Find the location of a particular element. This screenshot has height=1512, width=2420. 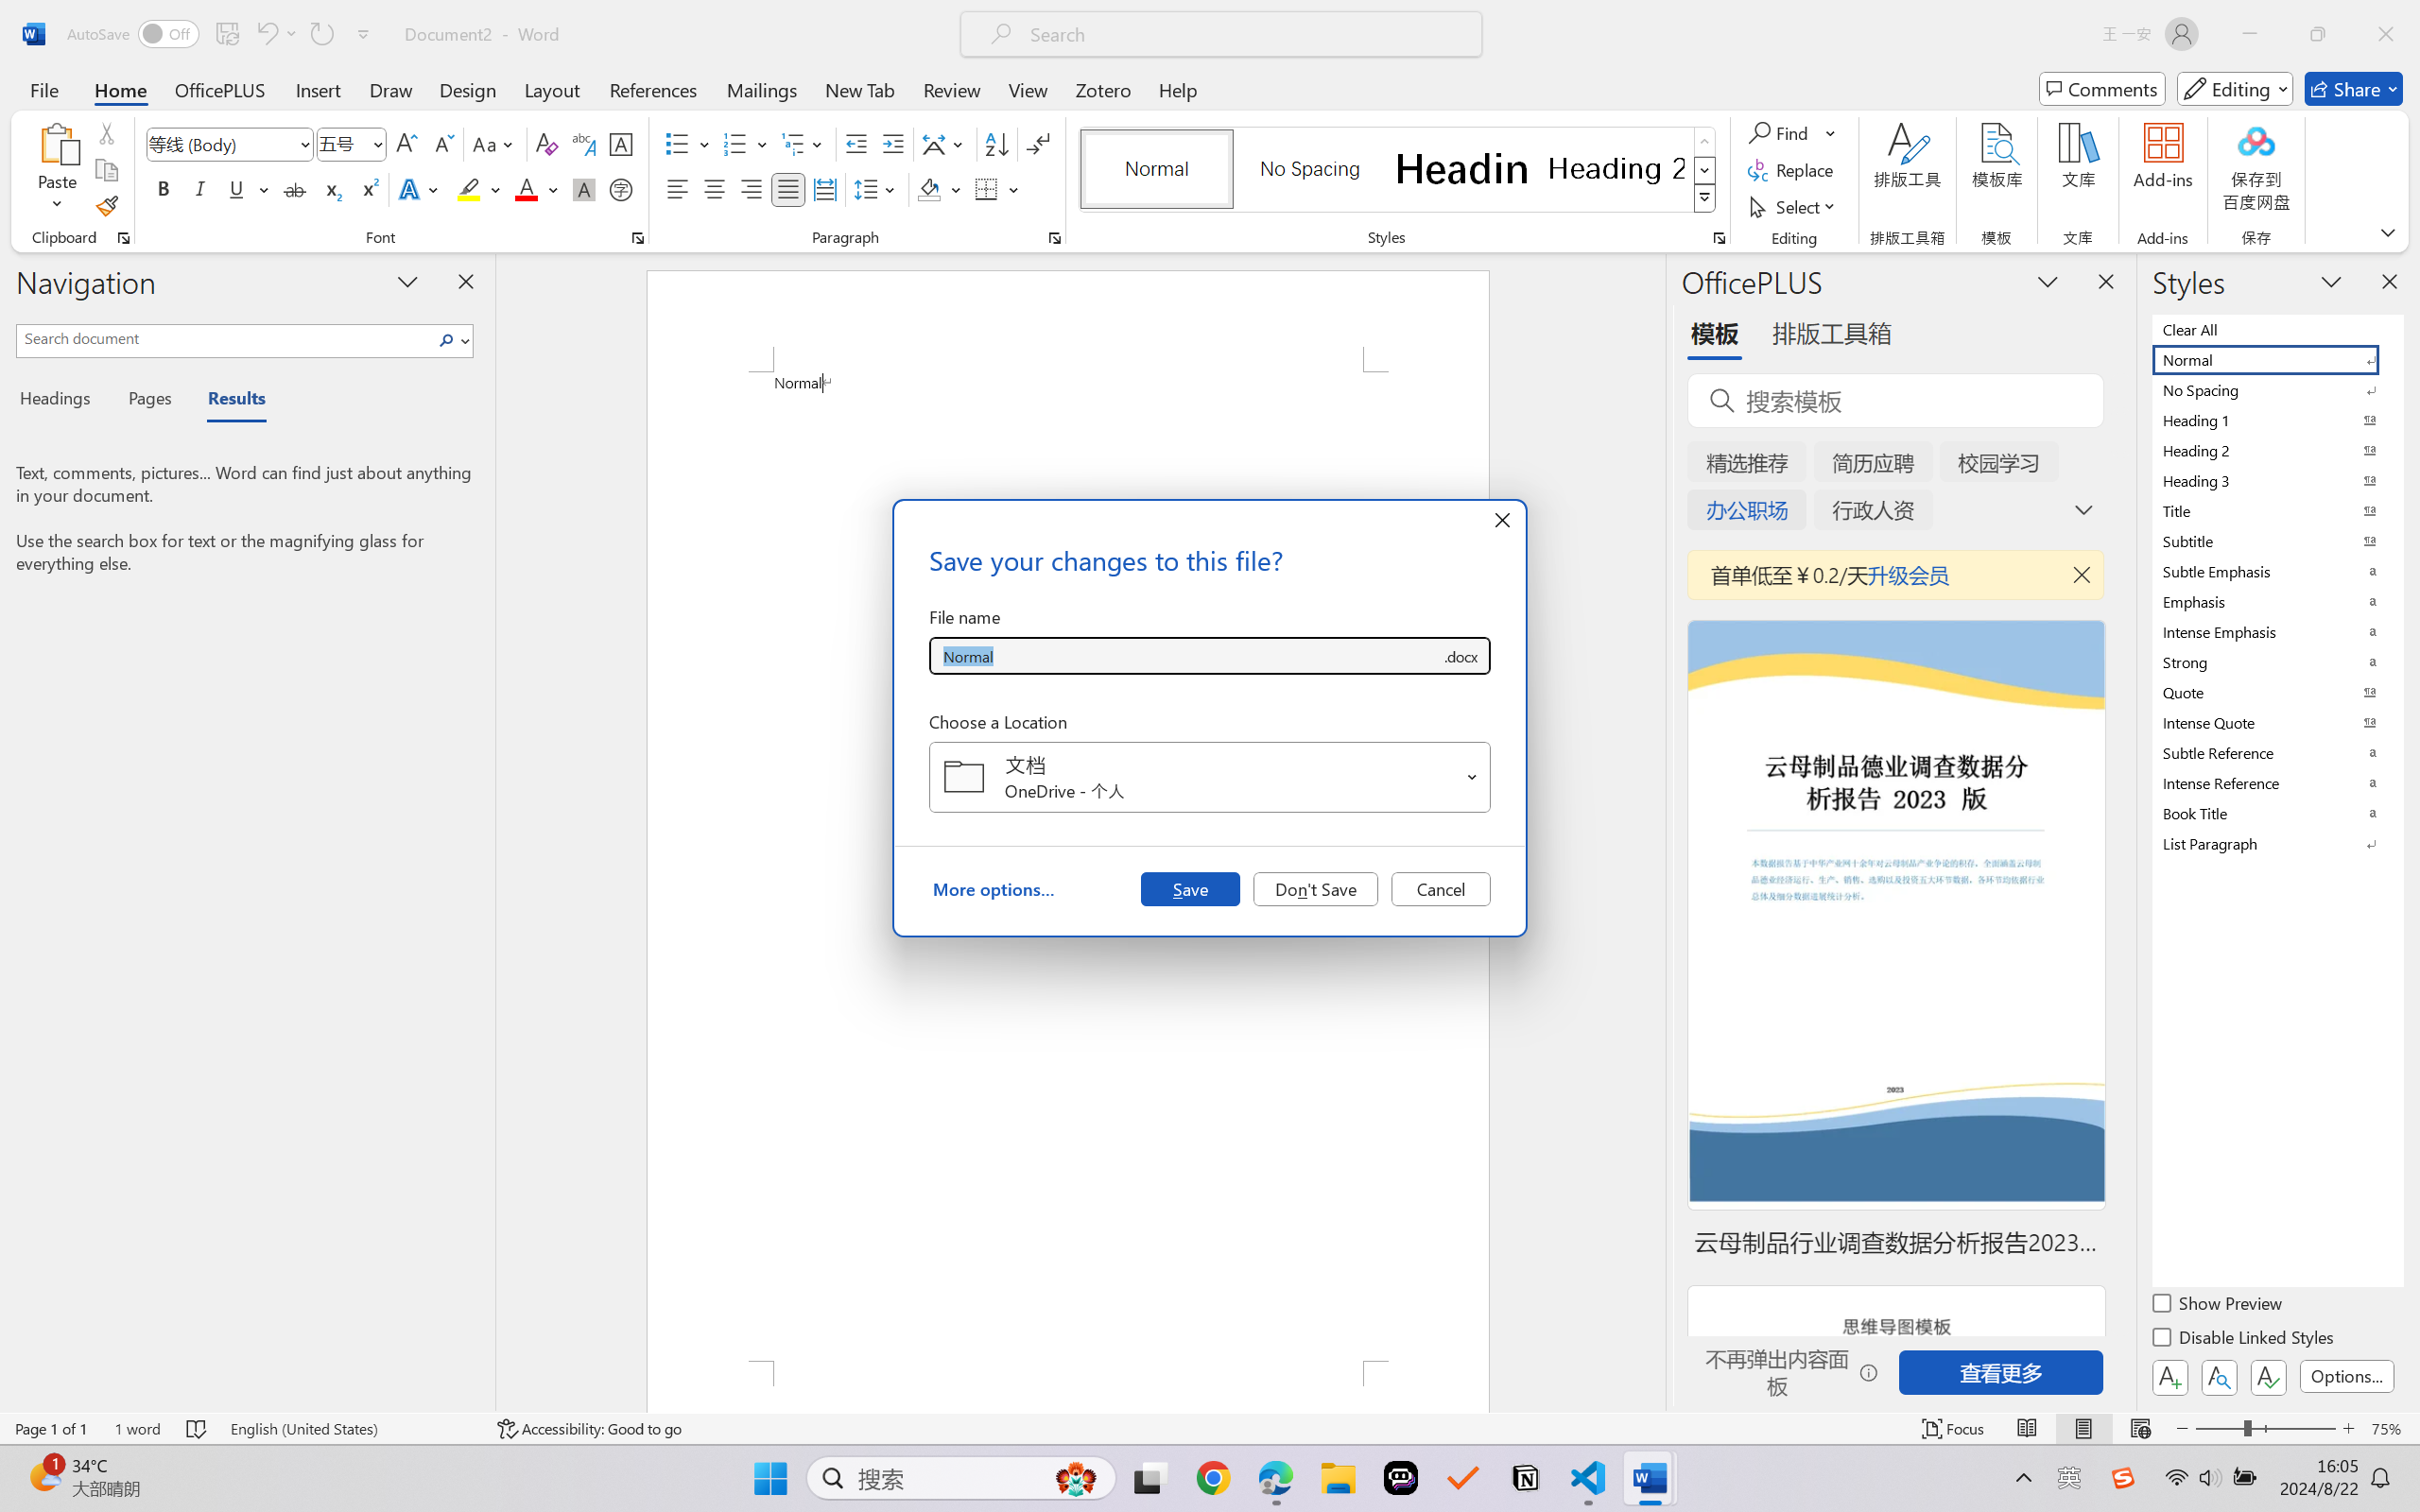

'Zoom In' is located at coordinates (2348, 1428).